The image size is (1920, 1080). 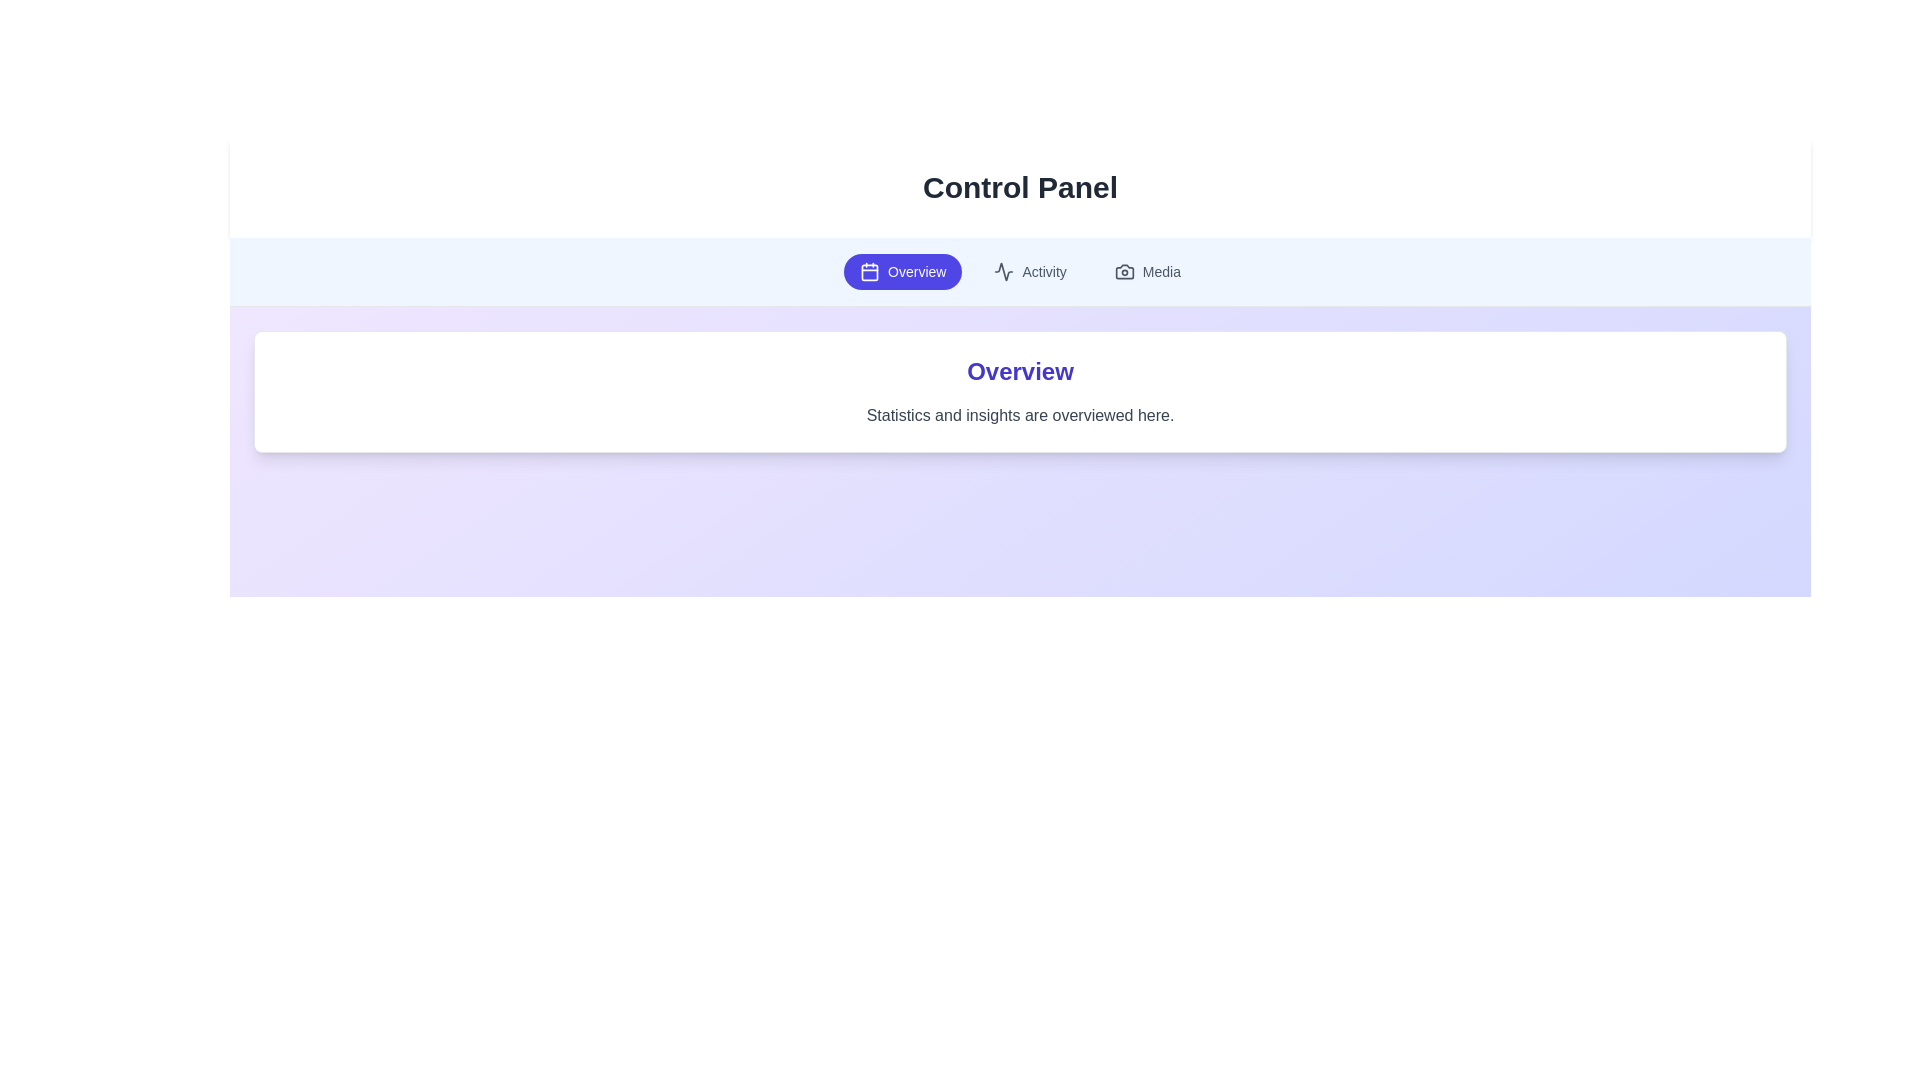 I want to click on the small calendar icon with thin strokes located within a rounded, blue background, which is part of the button labeled 'Overview', positioned to the left of the text 'Overview', so click(x=870, y=272).